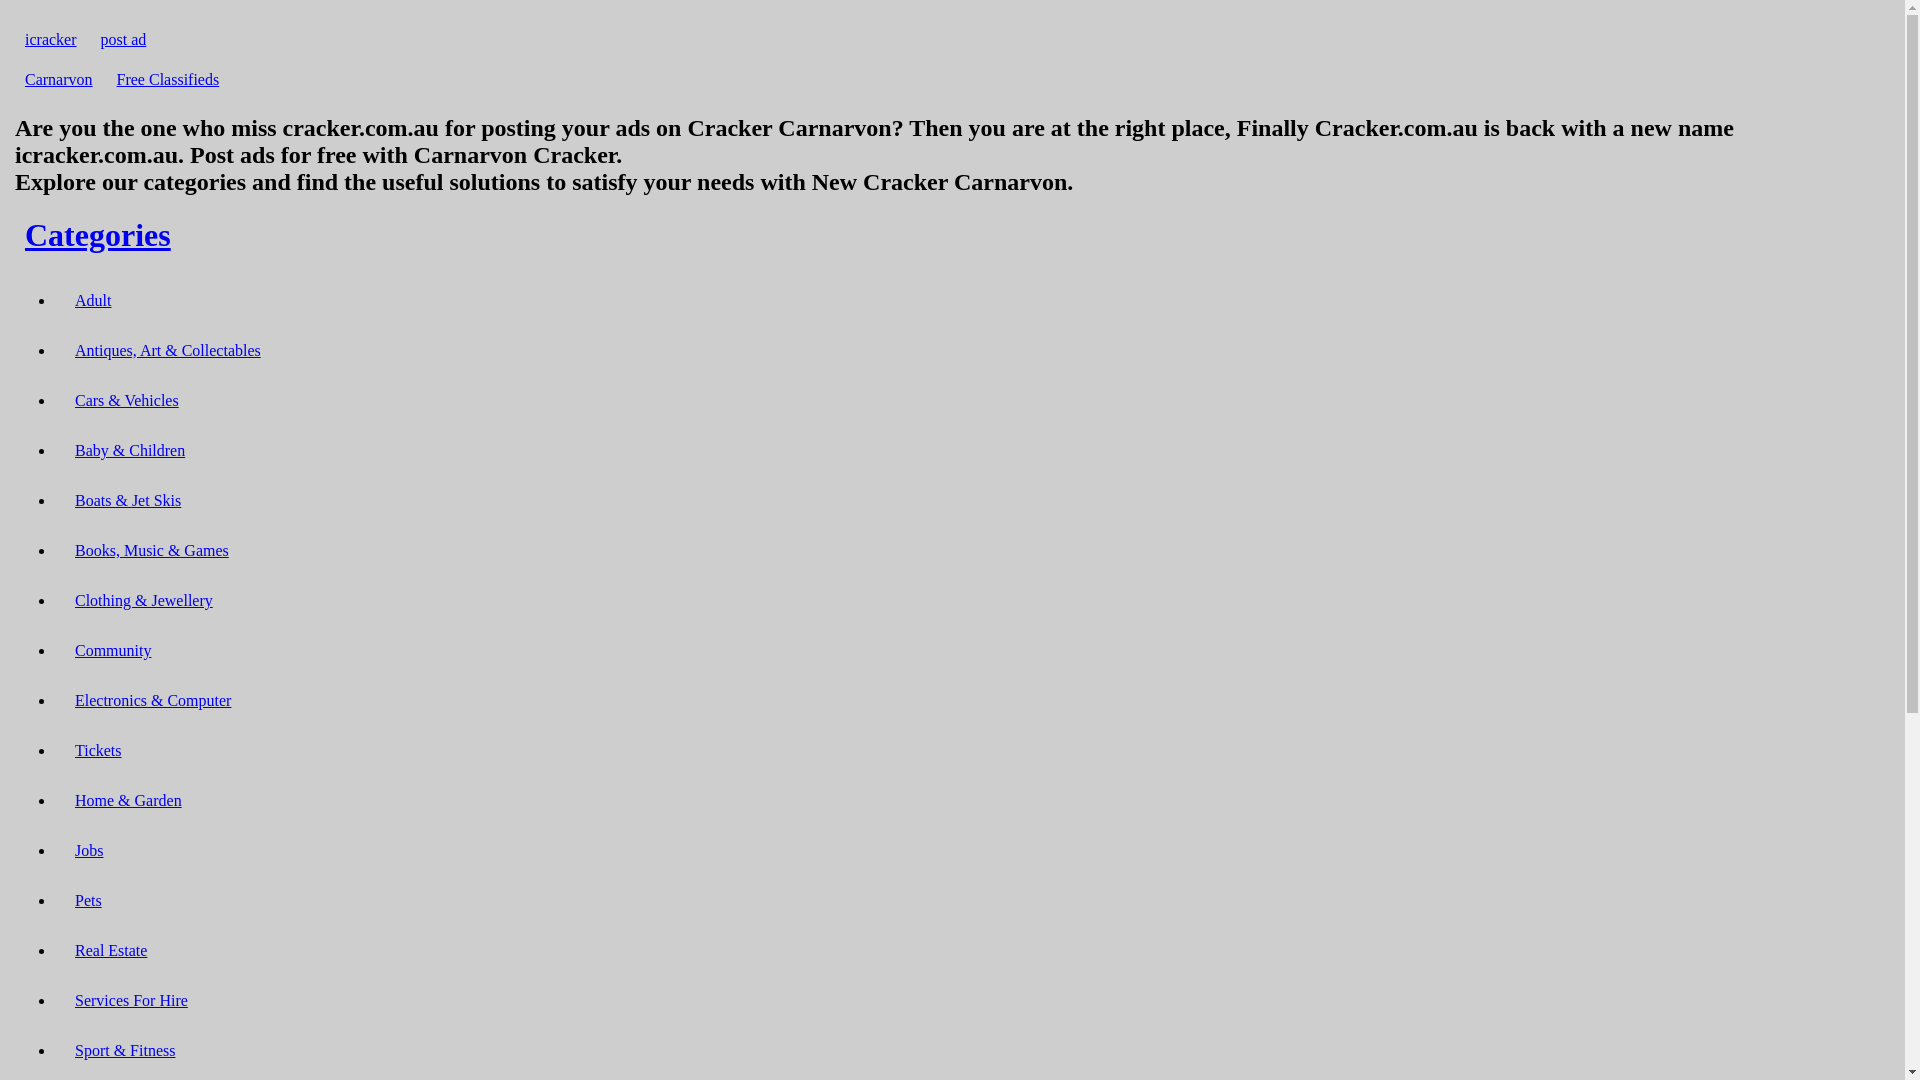  Describe the element at coordinates (105, 78) in the screenshot. I see `'Free Classifieds'` at that location.